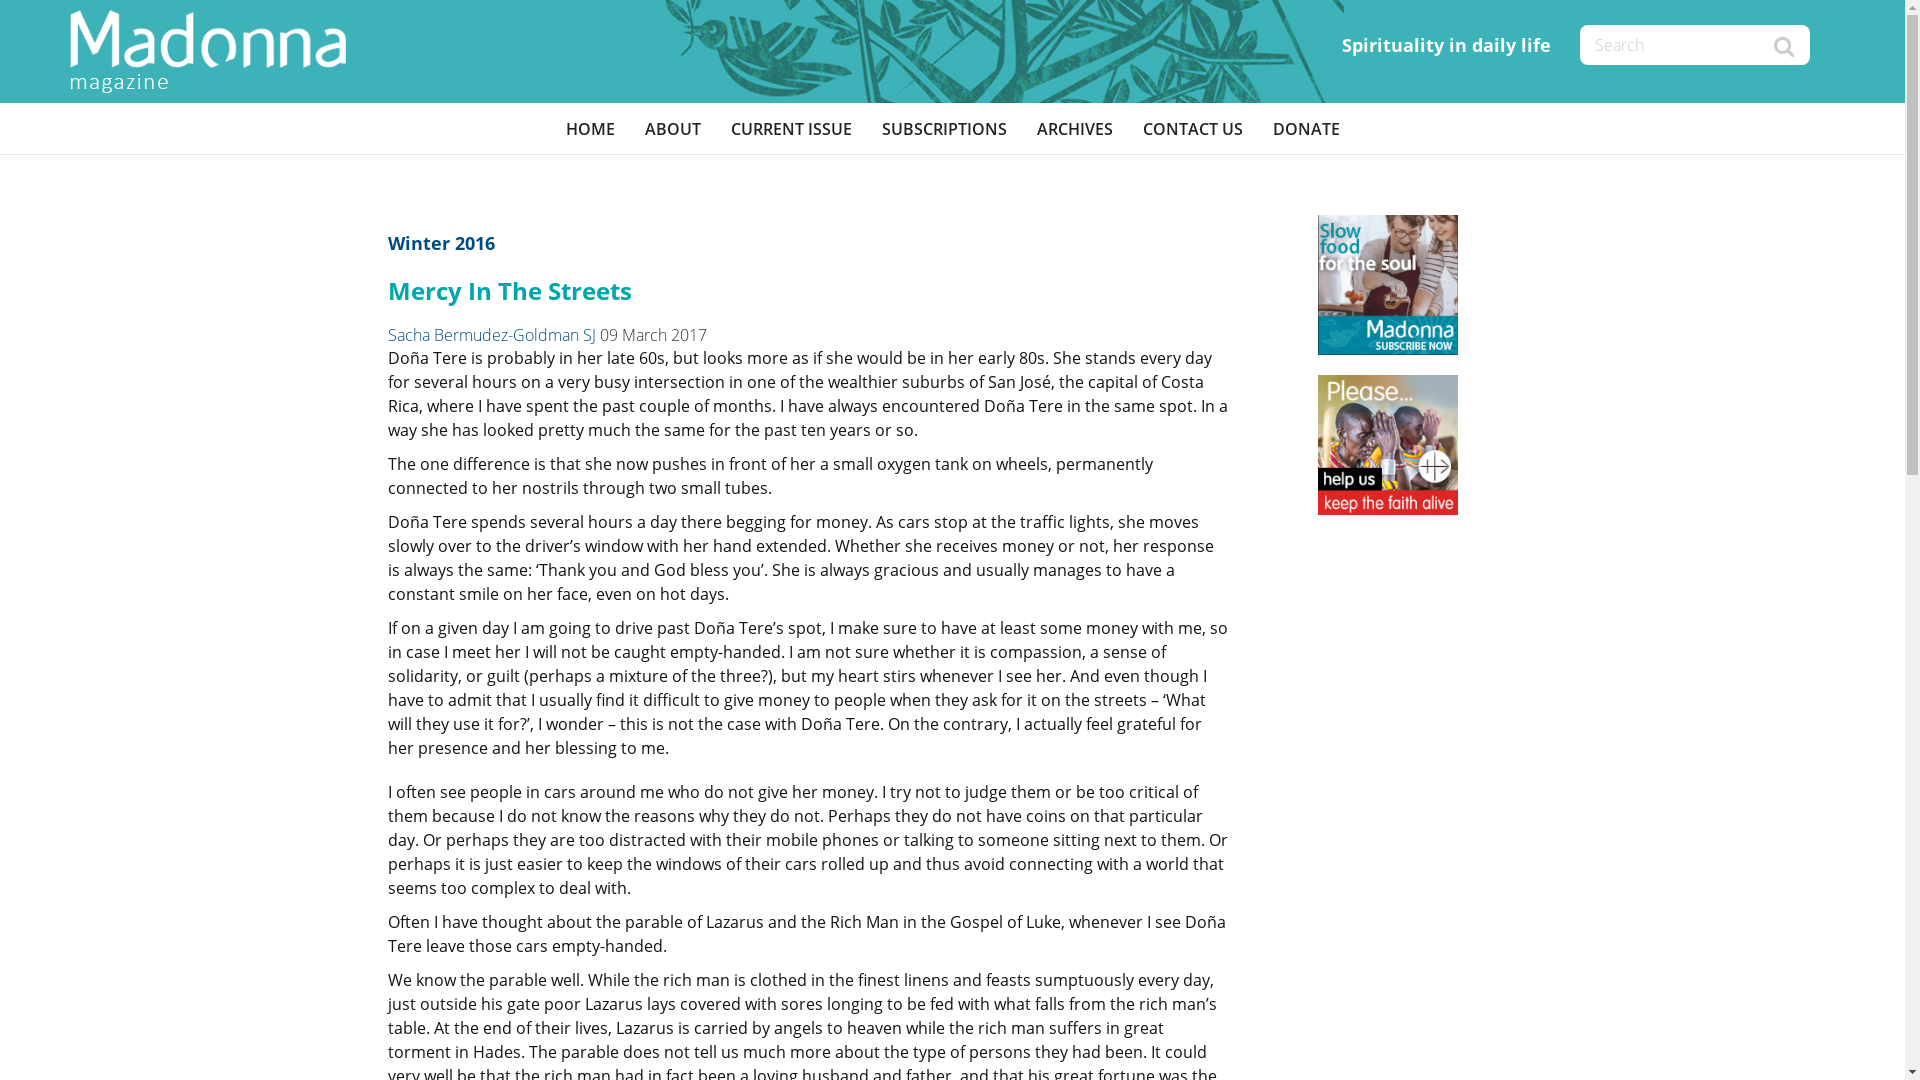 The width and height of the screenshot is (1920, 1080). I want to click on 'Sacha Bermudez-Goldman SJ', so click(491, 334).